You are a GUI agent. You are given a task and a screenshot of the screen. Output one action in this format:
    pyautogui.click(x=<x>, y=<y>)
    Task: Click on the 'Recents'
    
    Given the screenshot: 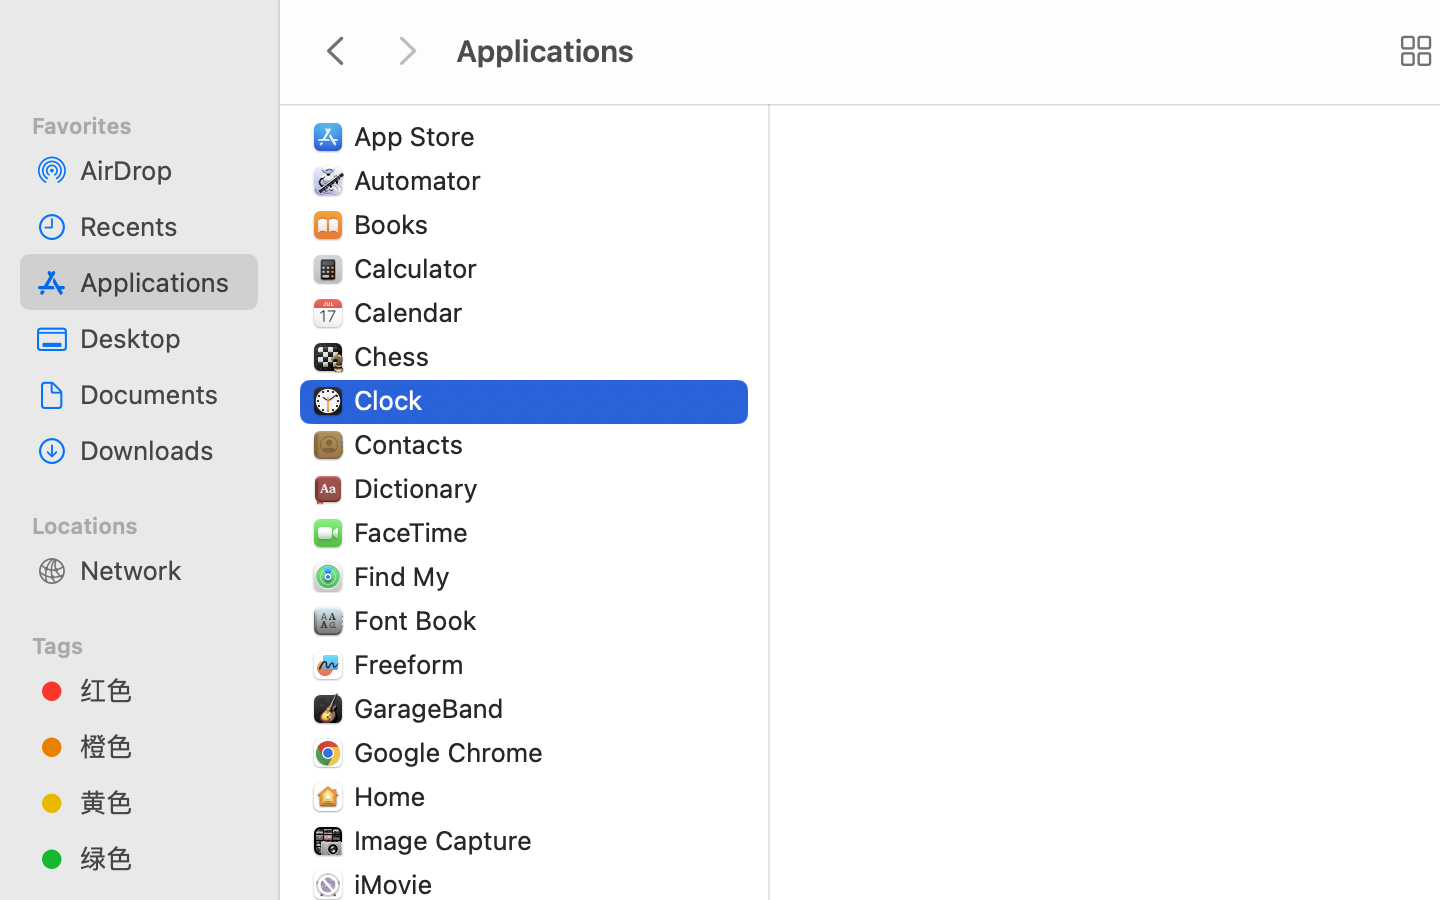 What is the action you would take?
    pyautogui.click(x=159, y=225)
    